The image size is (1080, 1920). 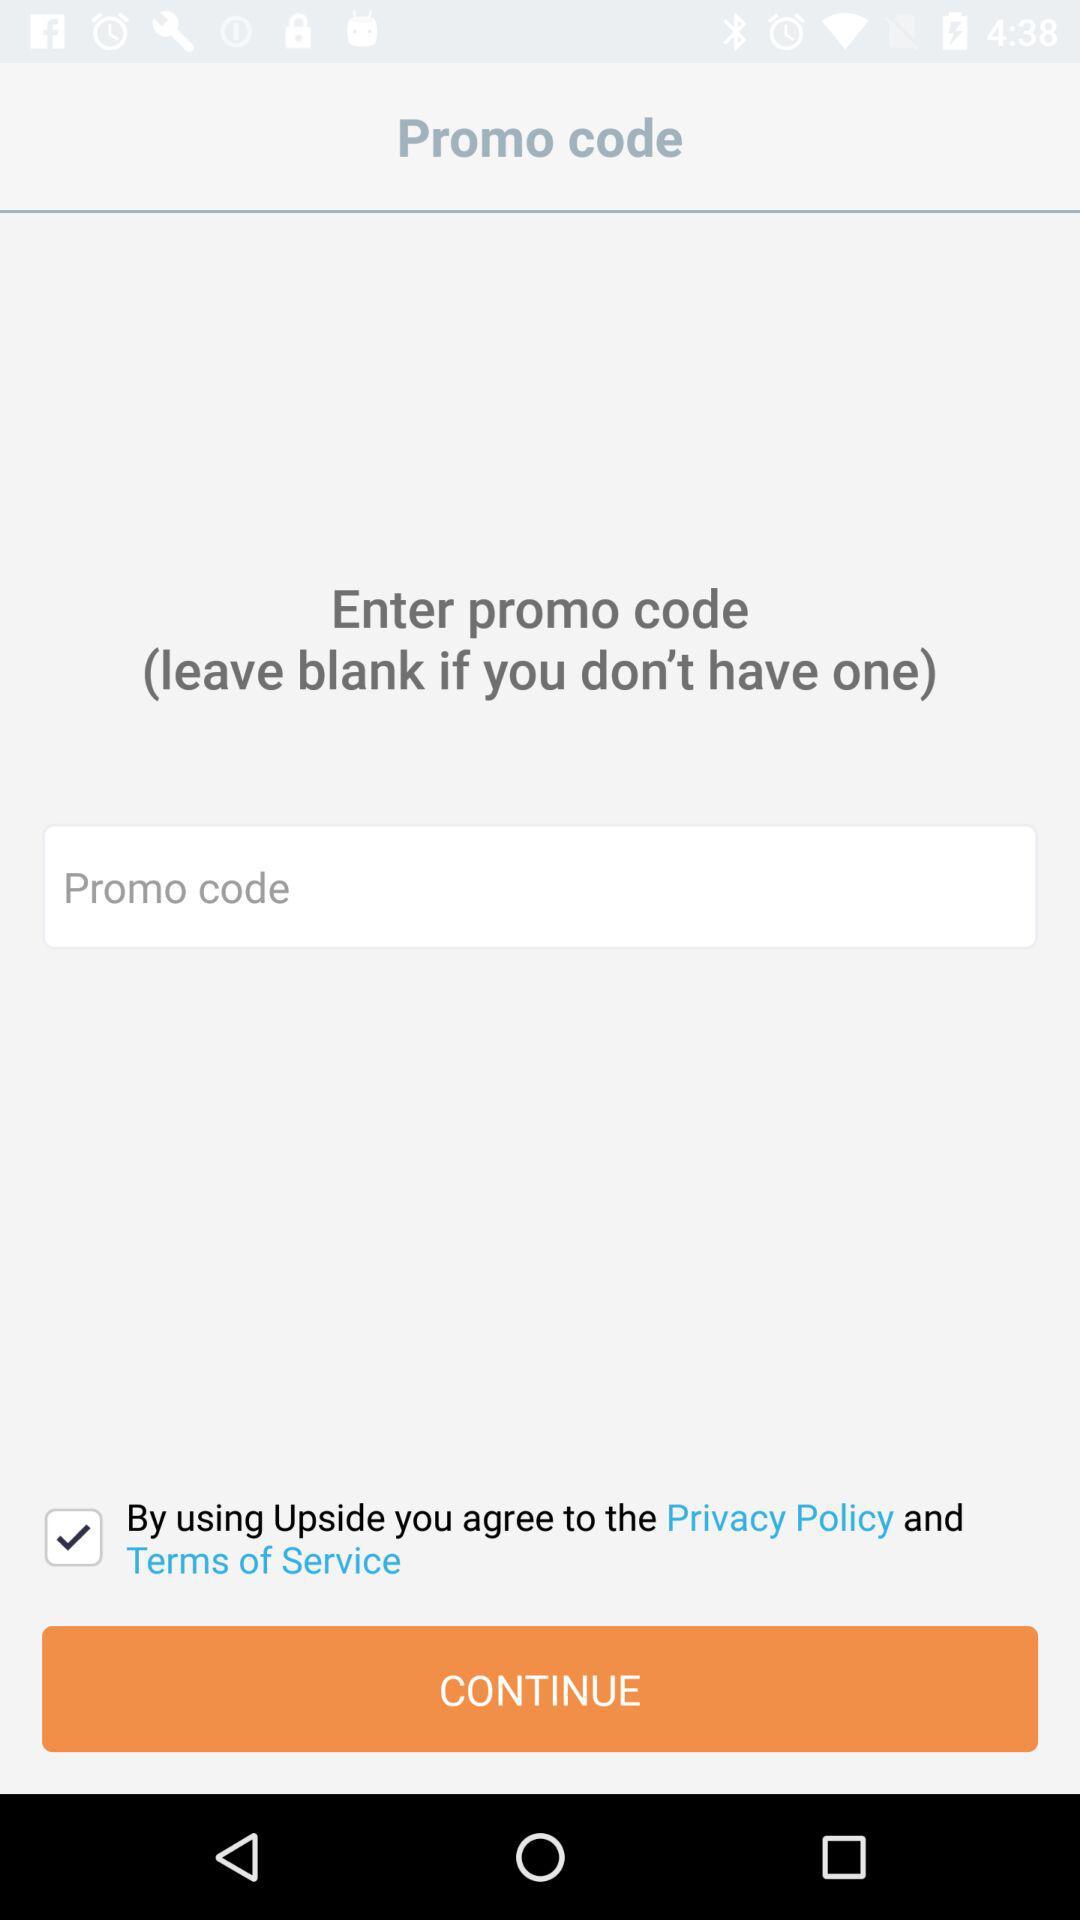 What do you see at coordinates (72, 1536) in the screenshot?
I see `agree to terms of service` at bounding box center [72, 1536].